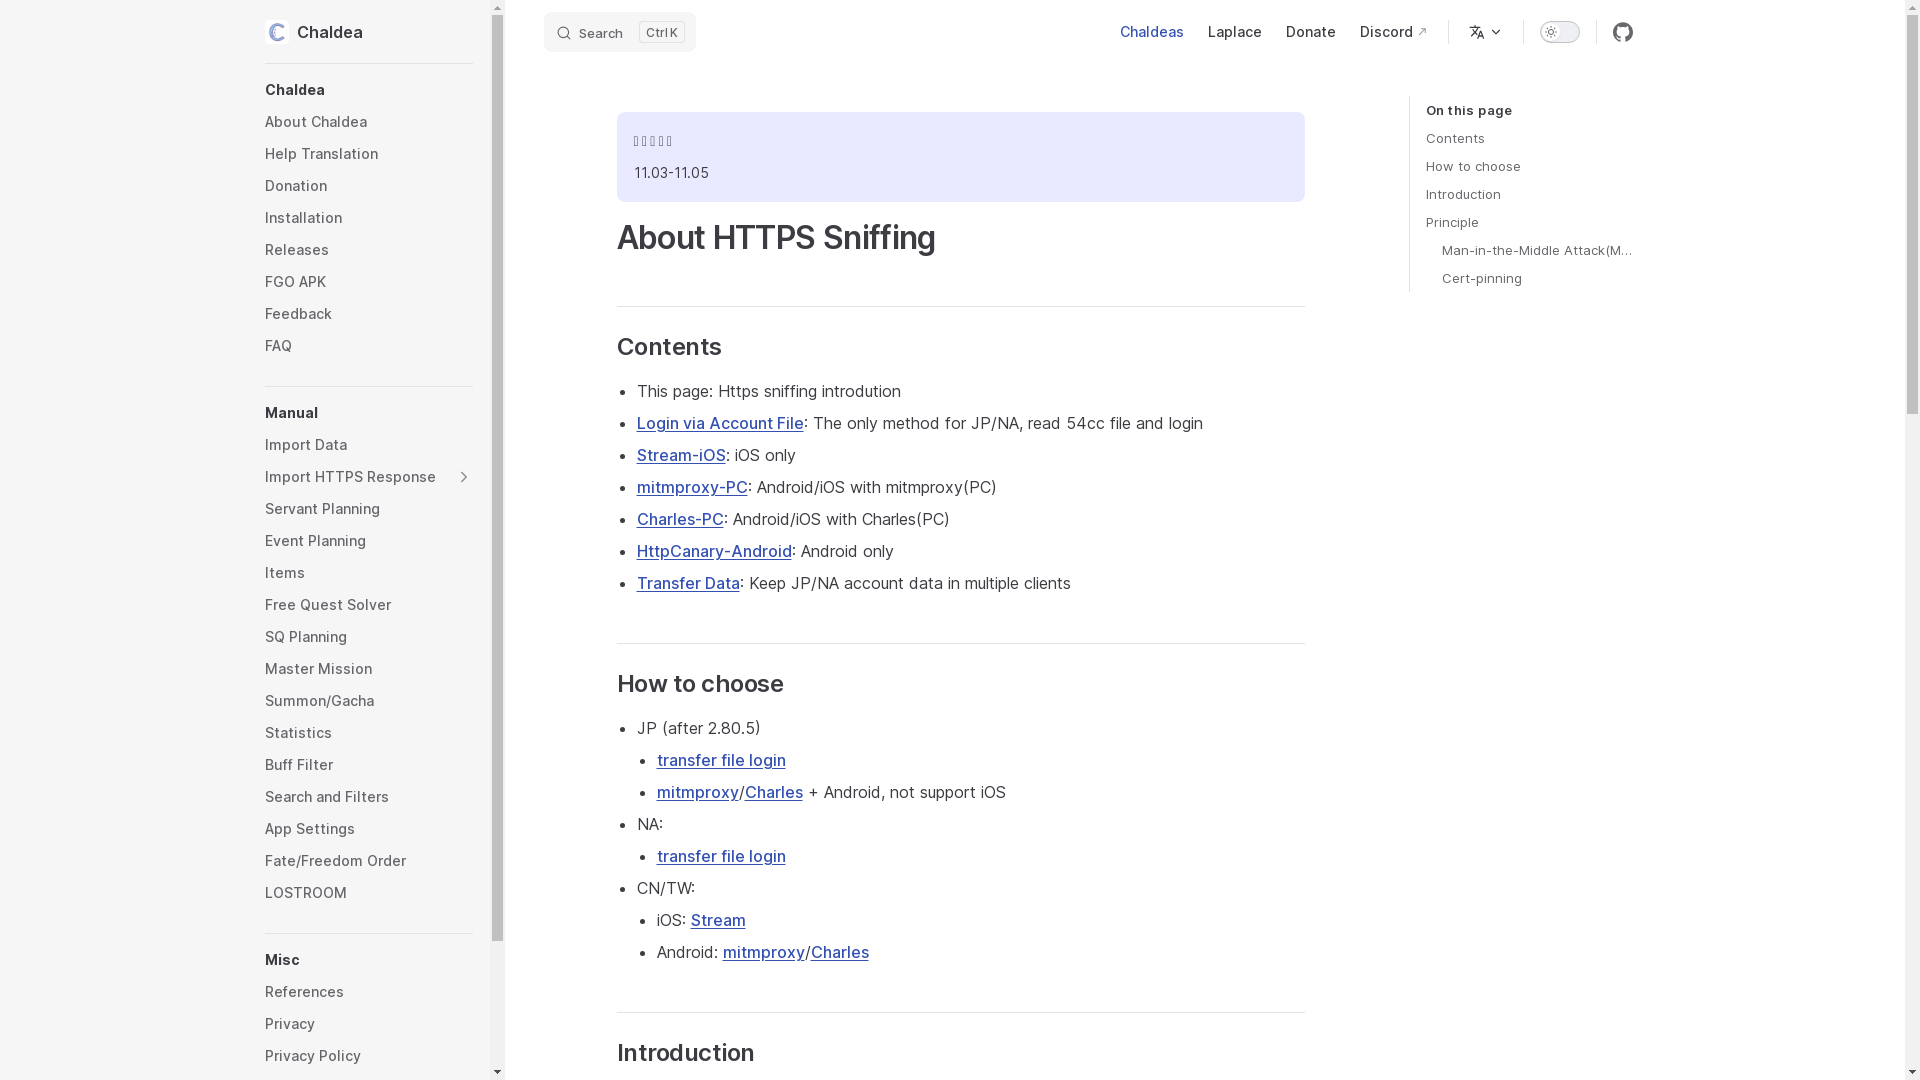 This screenshot has height=1080, width=1920. What do you see at coordinates (1392, 31) in the screenshot?
I see `'Discord'` at bounding box center [1392, 31].